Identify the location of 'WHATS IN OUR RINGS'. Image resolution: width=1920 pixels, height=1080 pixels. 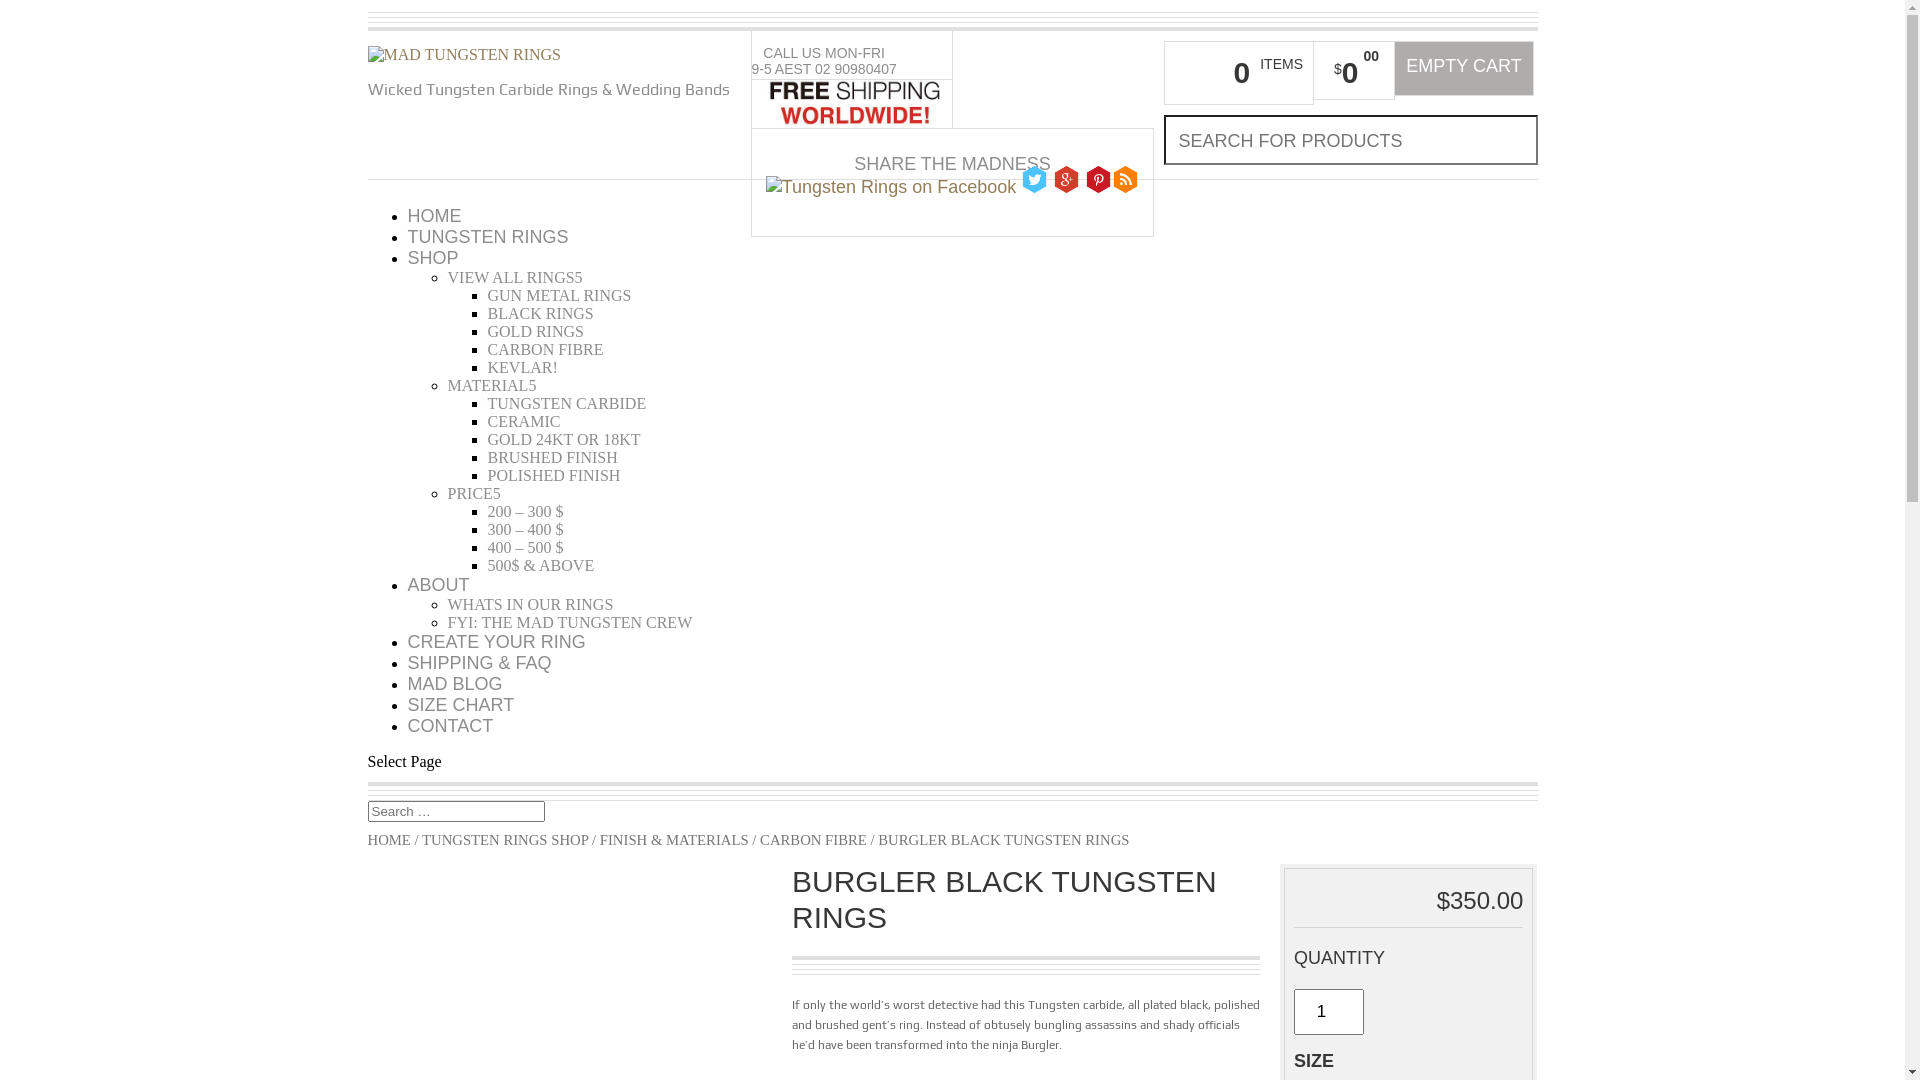
(531, 603).